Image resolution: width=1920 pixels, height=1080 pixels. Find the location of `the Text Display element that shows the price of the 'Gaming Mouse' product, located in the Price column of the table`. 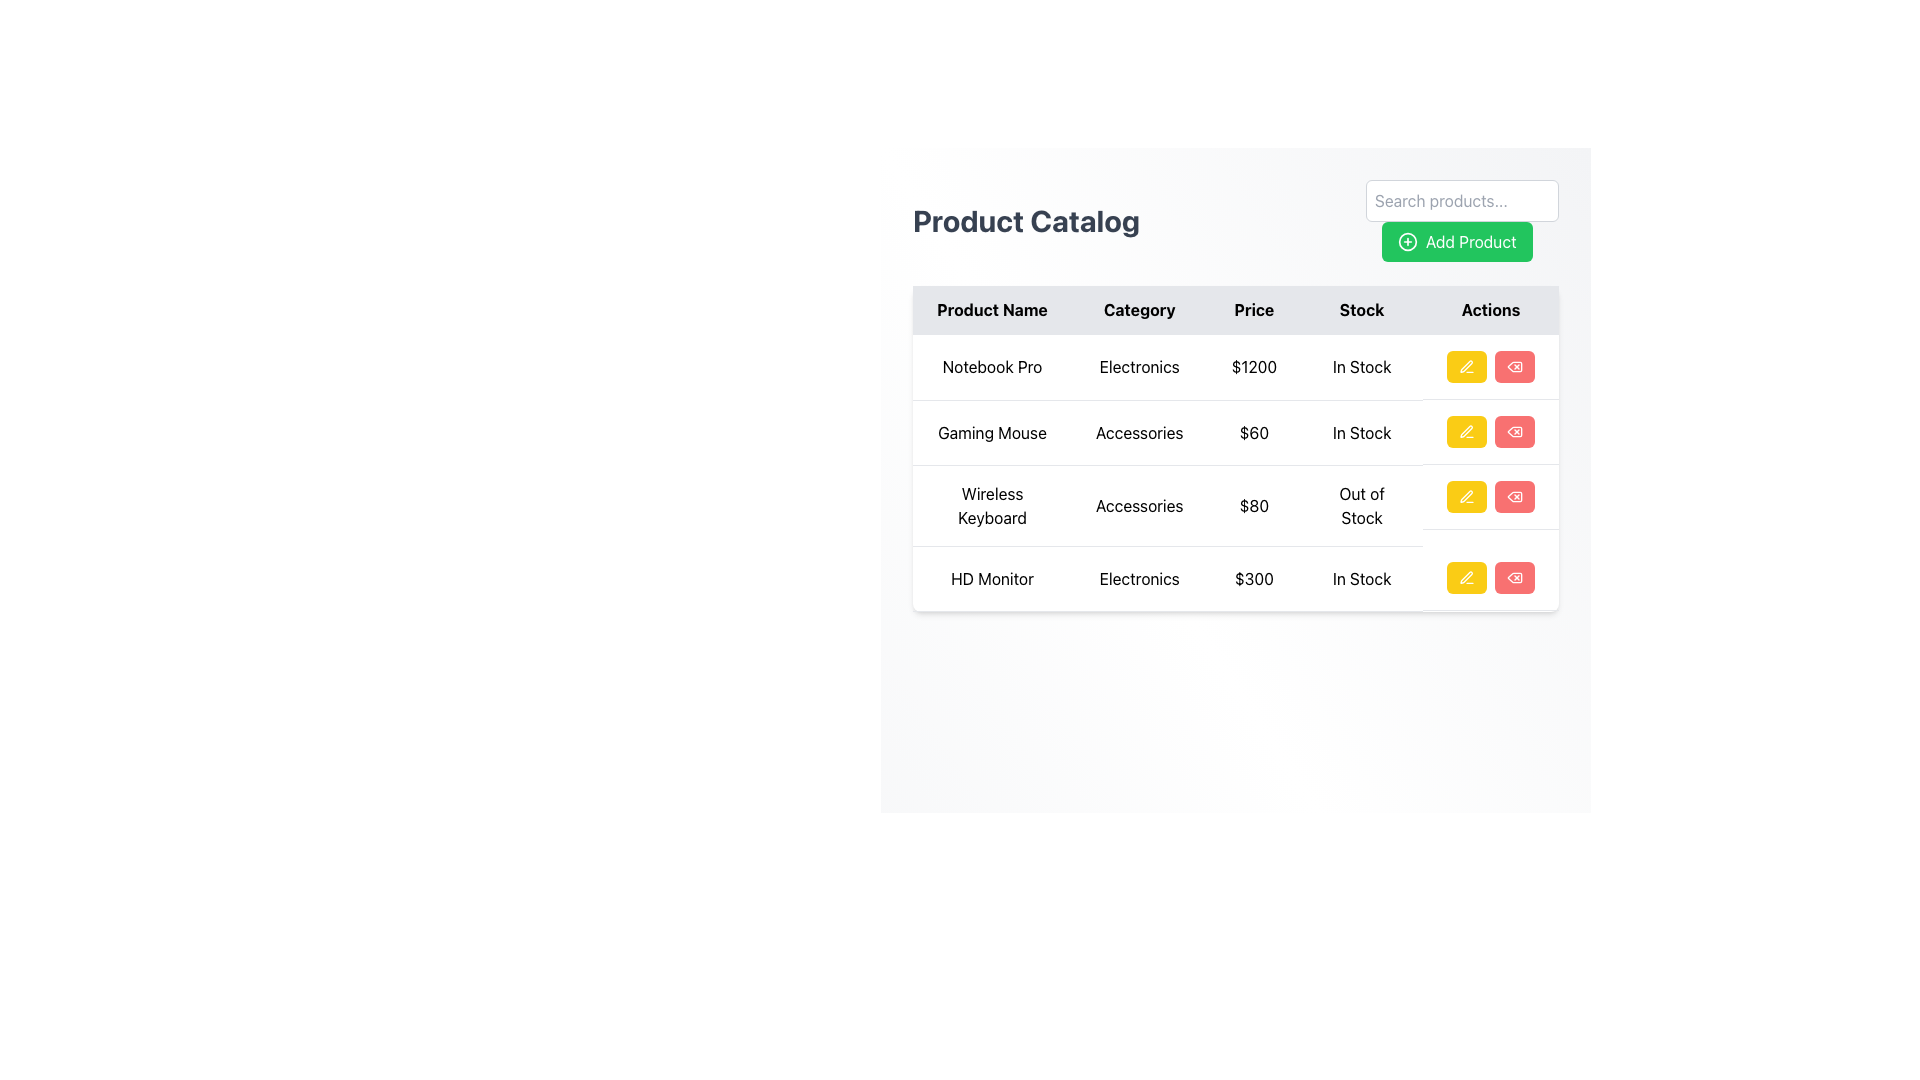

the Text Display element that shows the price of the 'Gaming Mouse' product, located in the Price column of the table is located at coordinates (1253, 431).